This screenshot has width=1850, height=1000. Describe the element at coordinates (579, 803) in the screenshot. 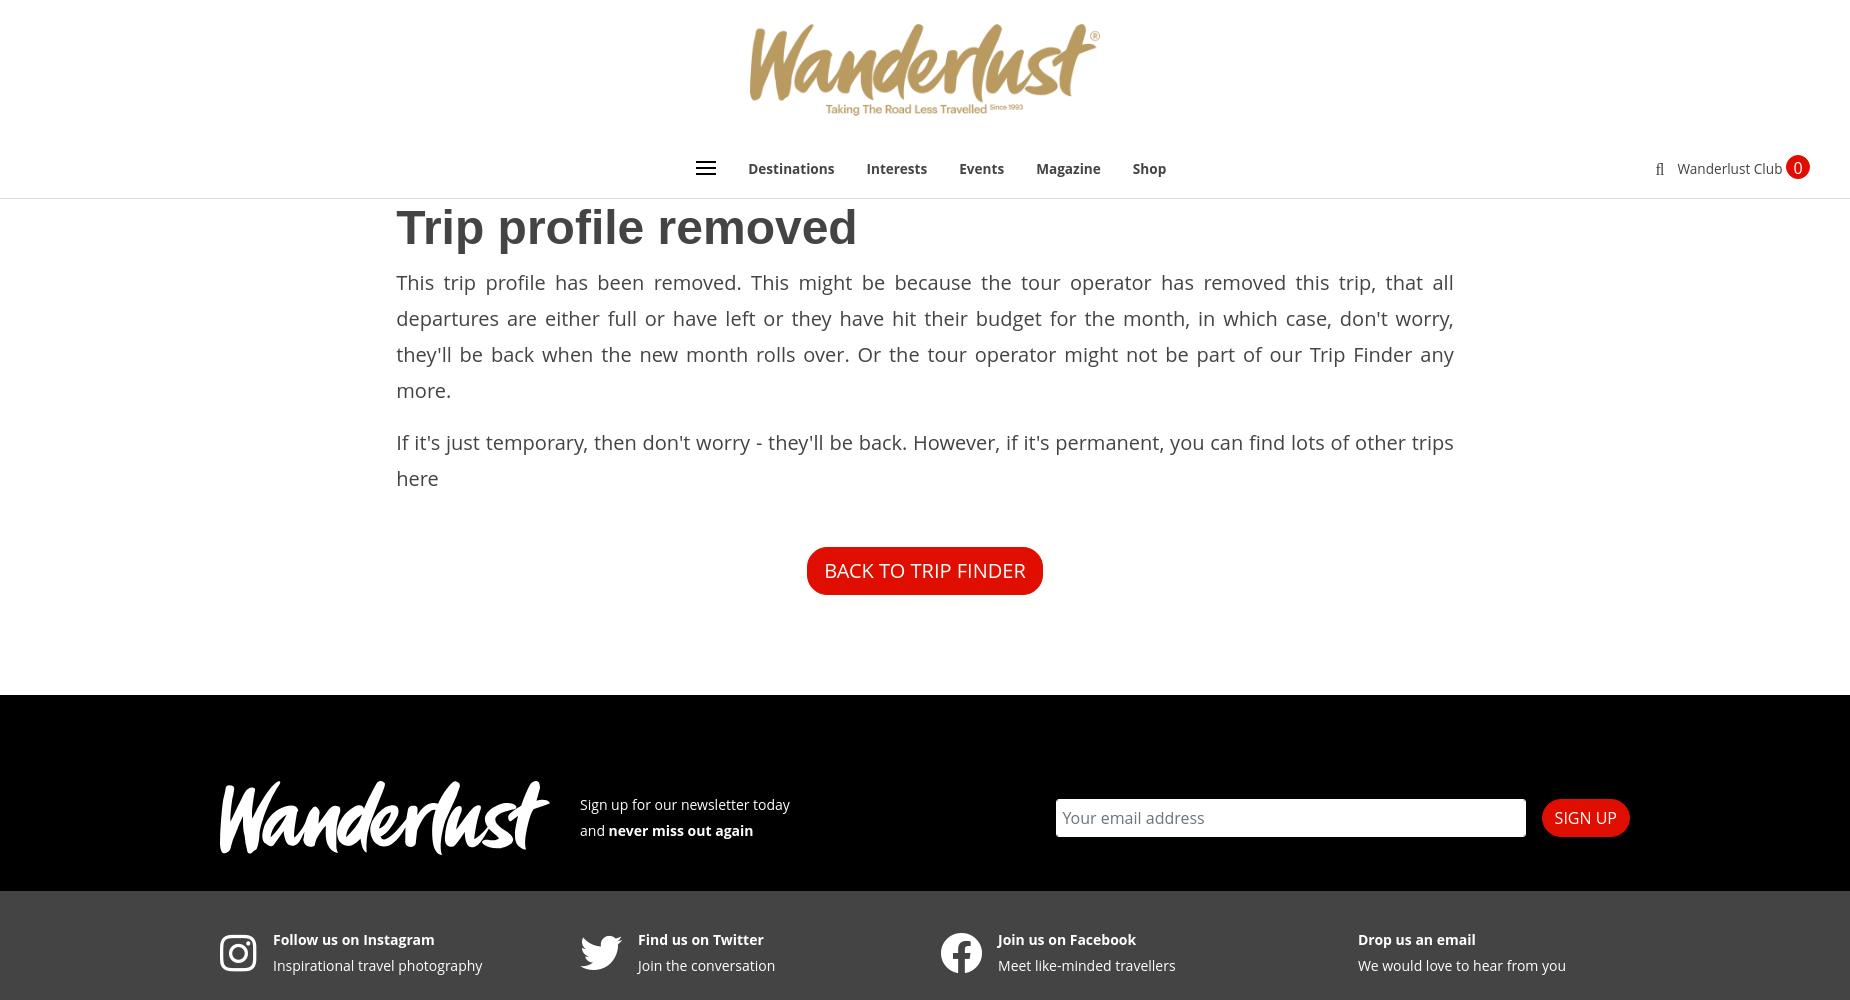

I see `'Sign up for our newsletter today'` at that location.